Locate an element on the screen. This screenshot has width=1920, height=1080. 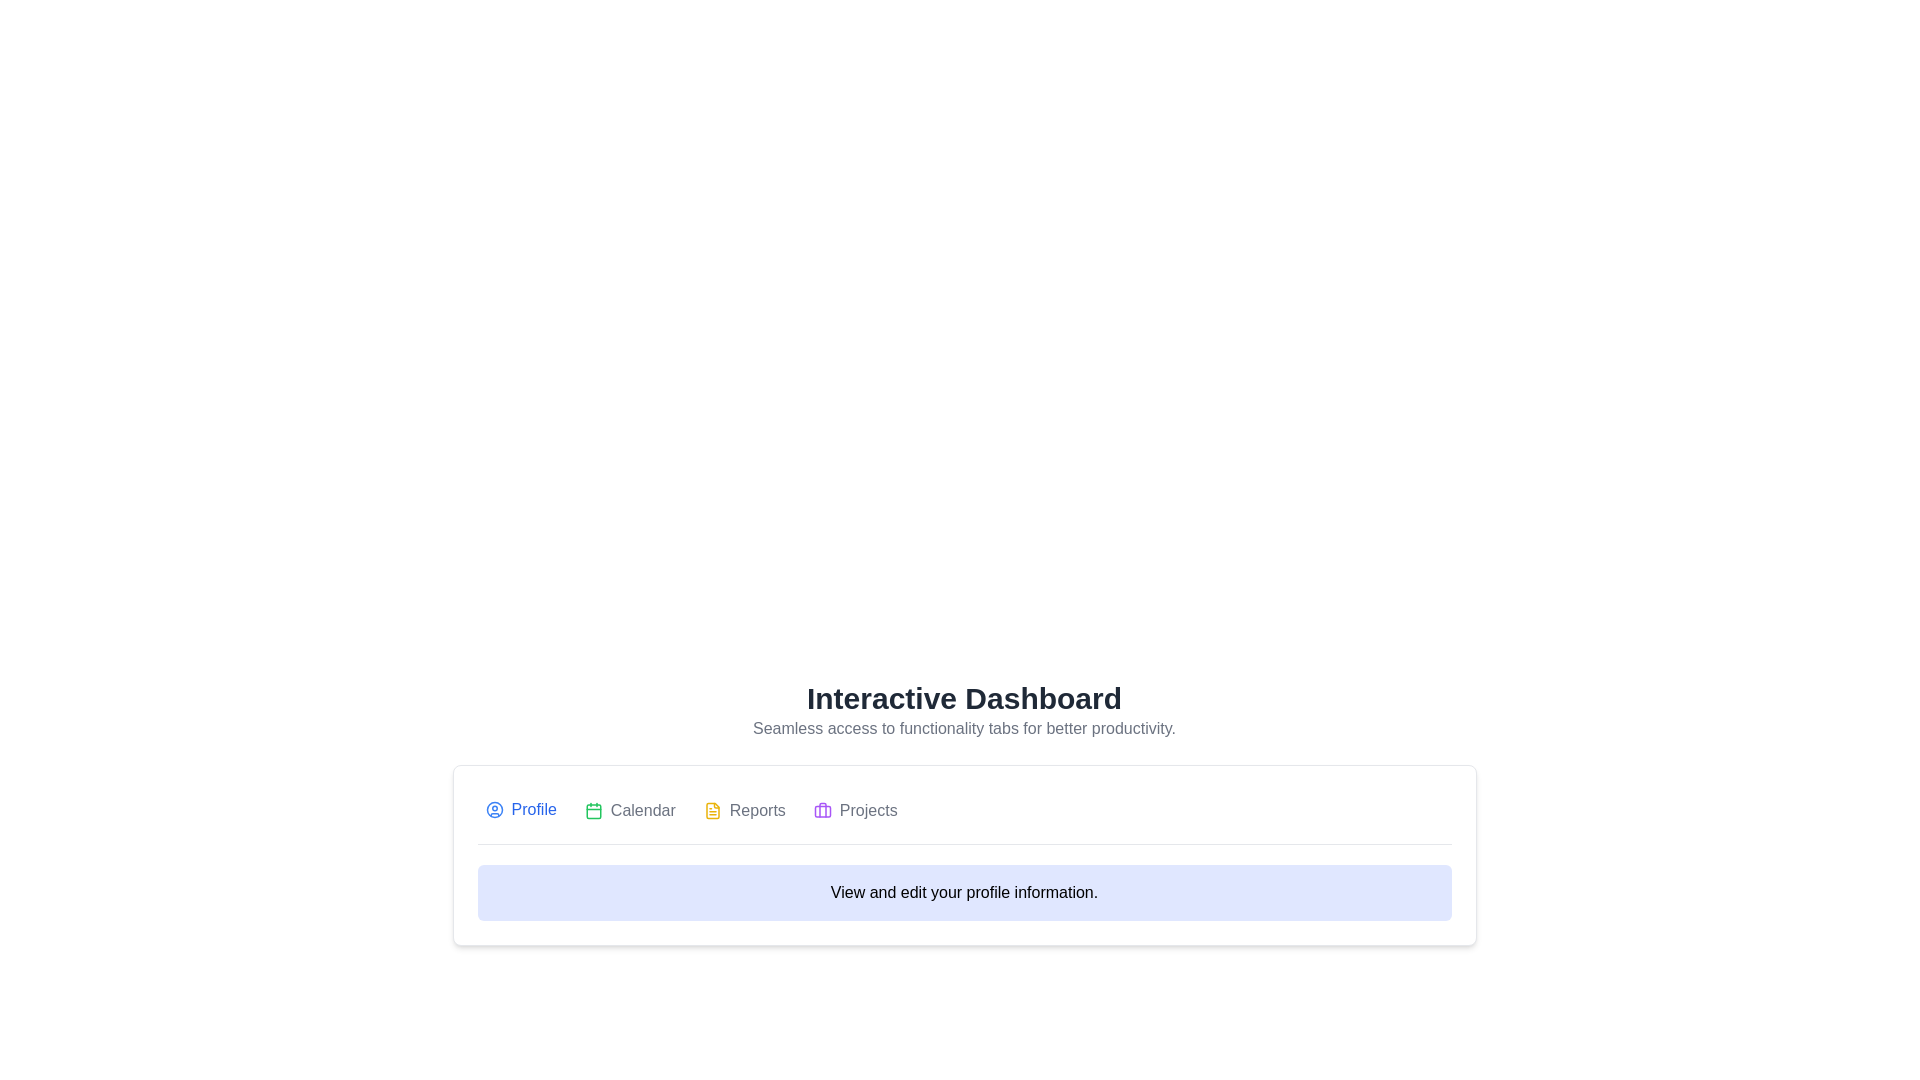
the decorative SVG rectangle that represents the main body of the calendar icon in the 'Calendar' tab area is located at coordinates (592, 811).